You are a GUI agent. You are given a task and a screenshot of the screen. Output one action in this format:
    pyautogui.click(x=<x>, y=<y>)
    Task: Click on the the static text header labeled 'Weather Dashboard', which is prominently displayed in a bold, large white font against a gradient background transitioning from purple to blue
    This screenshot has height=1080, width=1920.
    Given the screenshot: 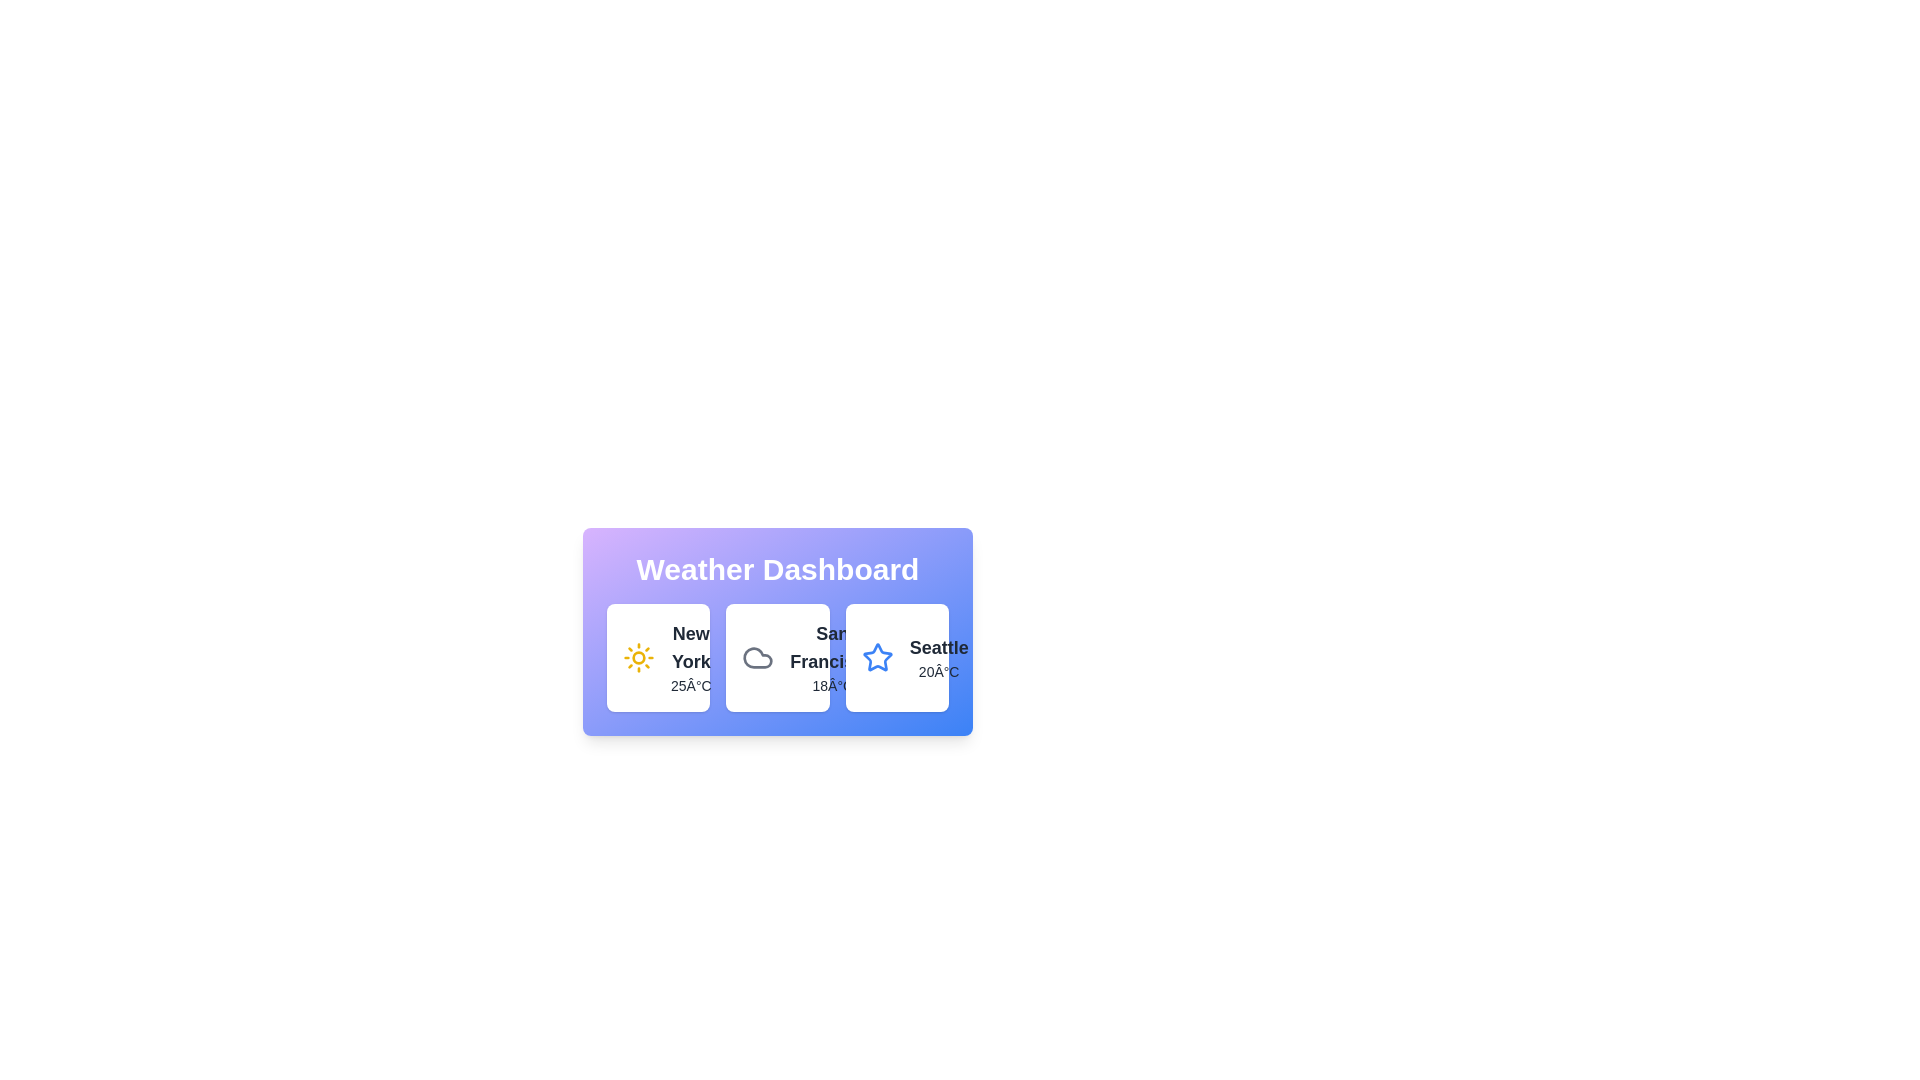 What is the action you would take?
    pyautogui.click(x=776, y=570)
    